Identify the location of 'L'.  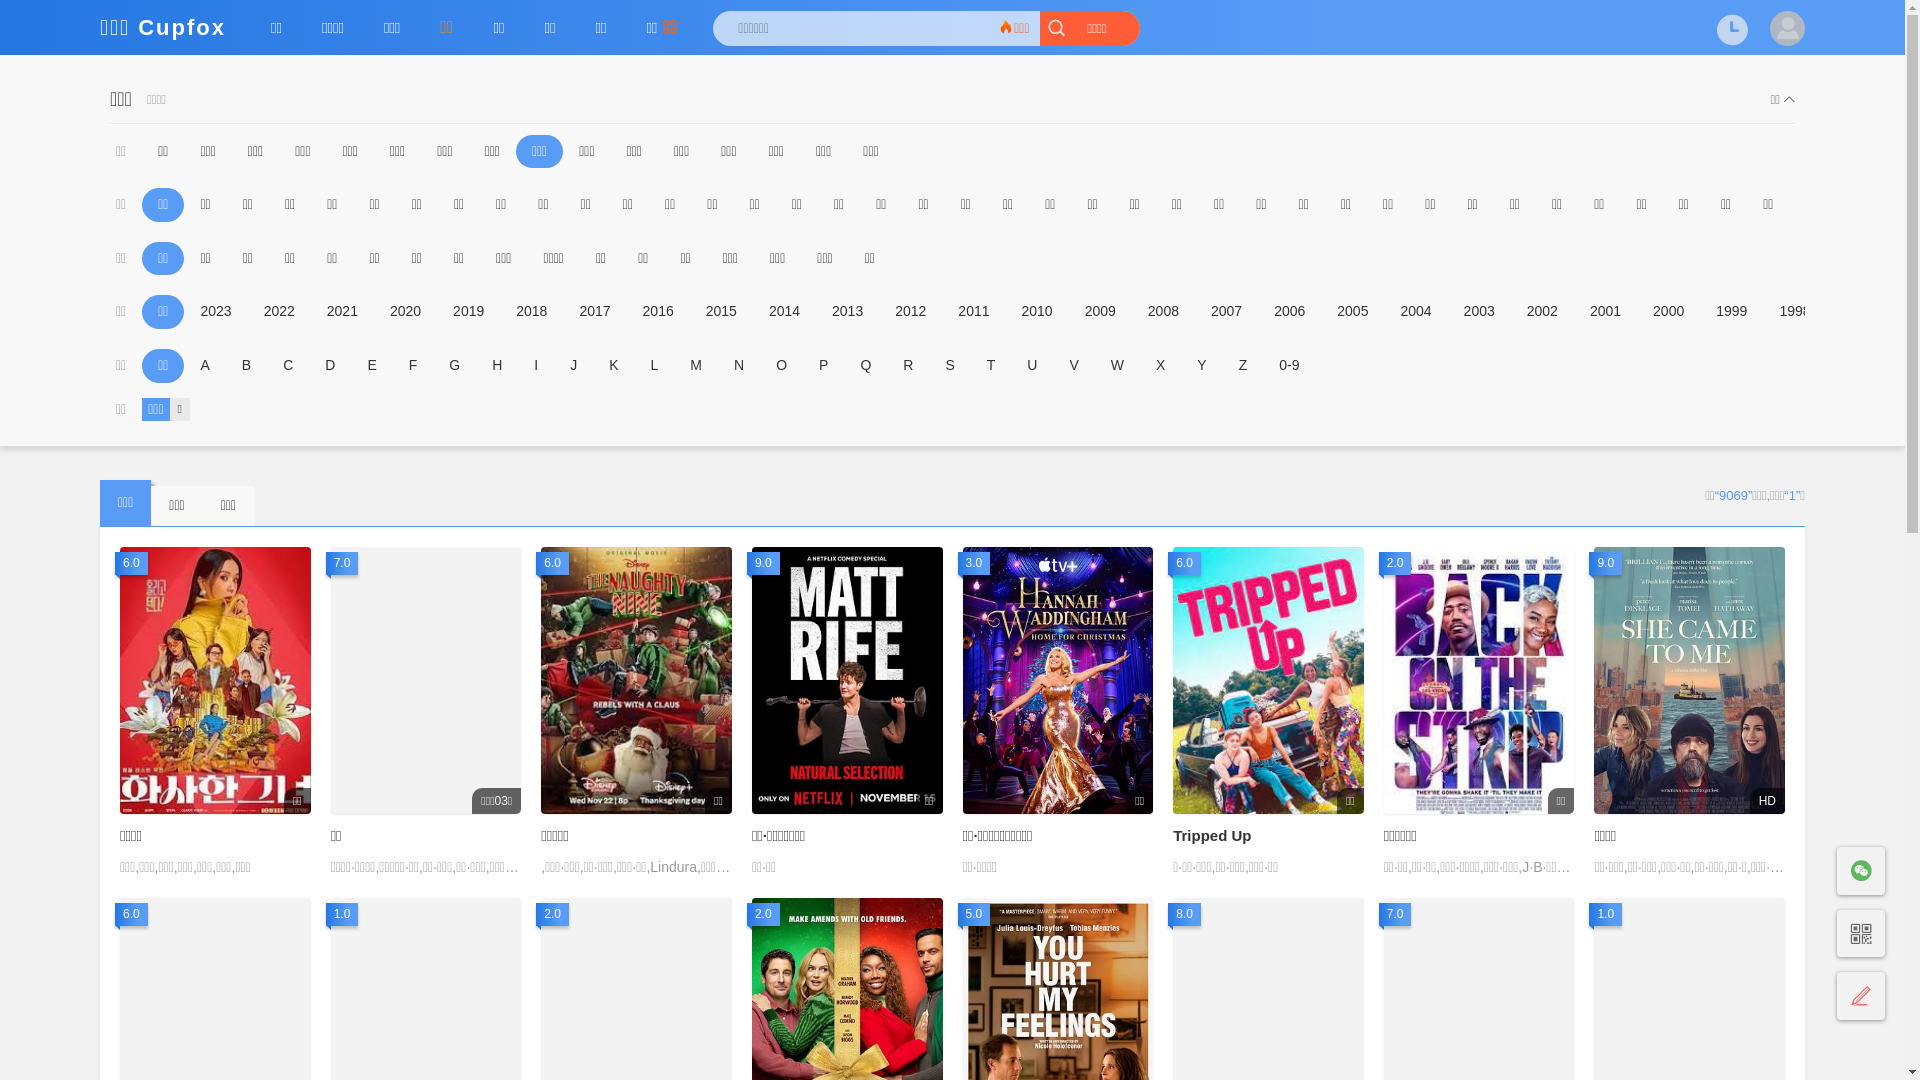
(633, 366).